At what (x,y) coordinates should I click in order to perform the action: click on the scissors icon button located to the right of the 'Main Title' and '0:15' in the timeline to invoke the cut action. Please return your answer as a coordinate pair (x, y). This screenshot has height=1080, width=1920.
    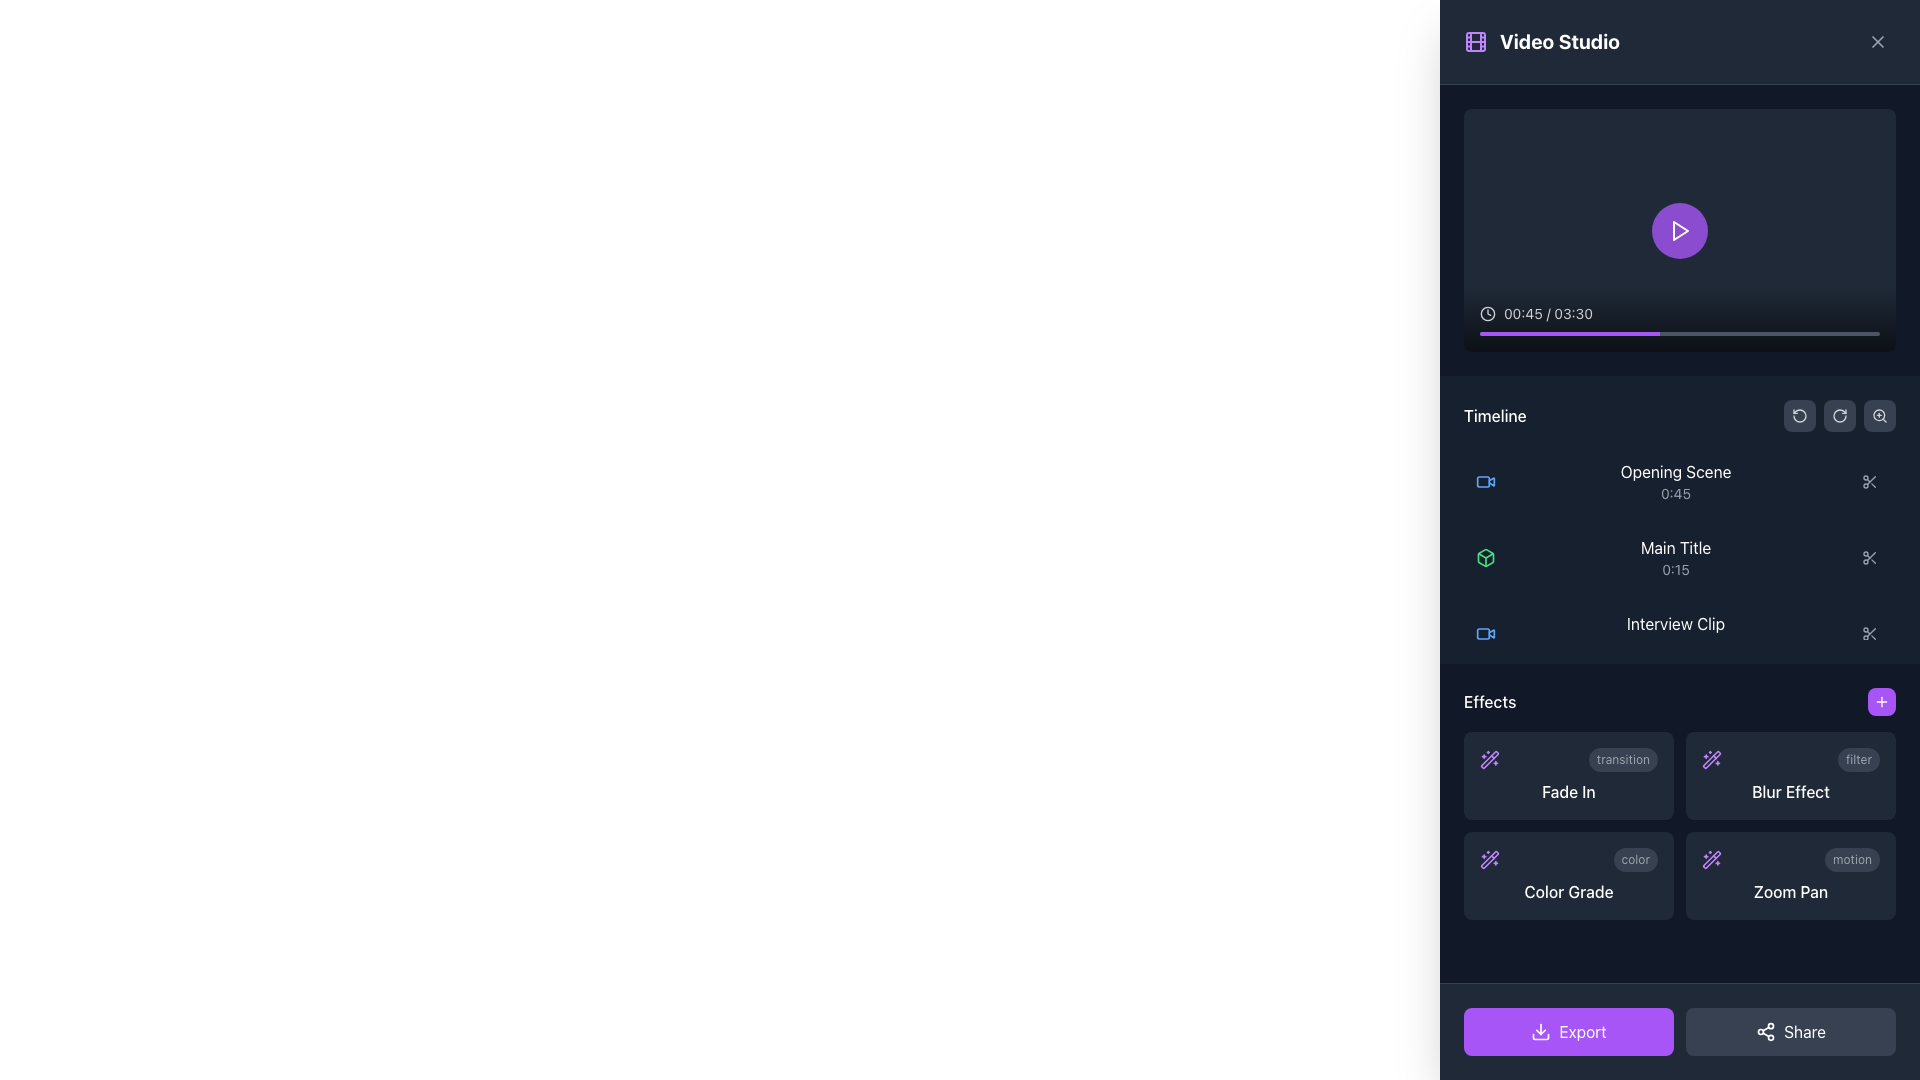
    Looking at the image, I should click on (1869, 558).